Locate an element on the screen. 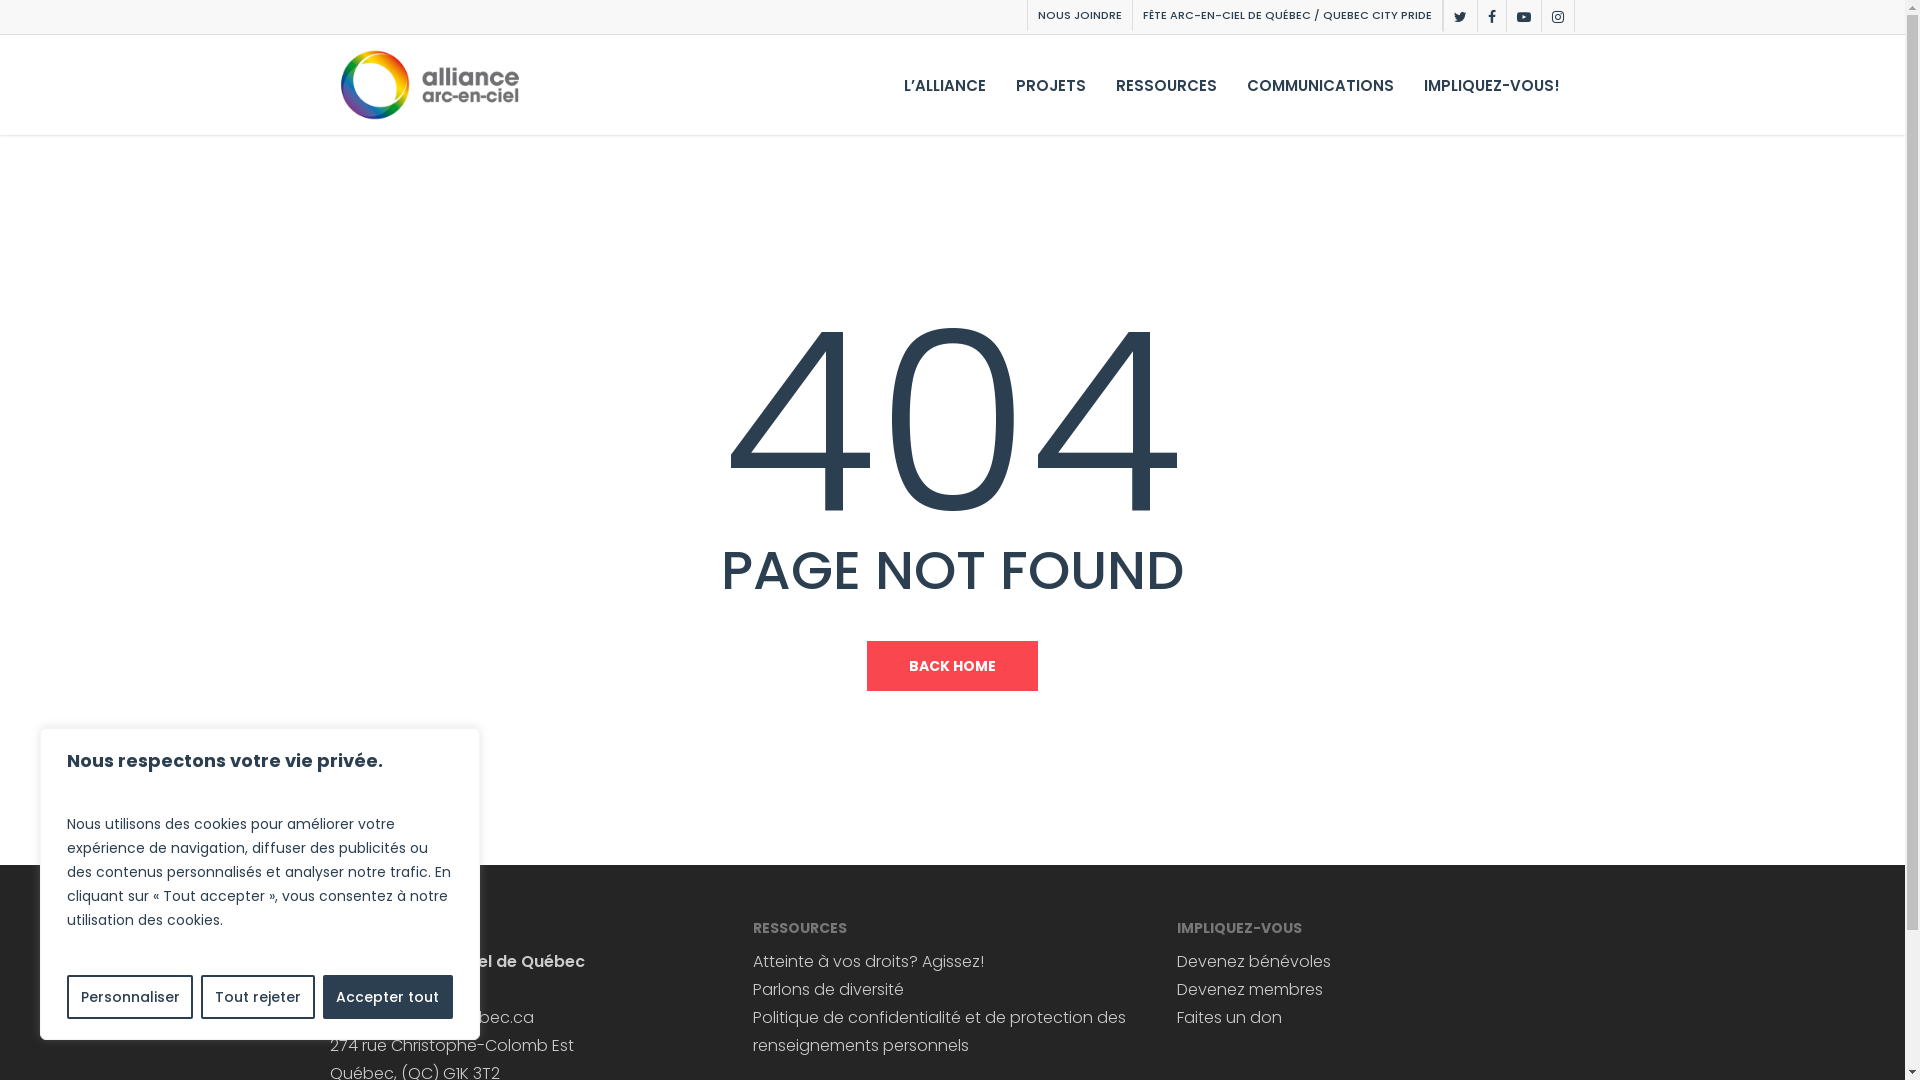  'BACK HOME' is located at coordinates (951, 664).